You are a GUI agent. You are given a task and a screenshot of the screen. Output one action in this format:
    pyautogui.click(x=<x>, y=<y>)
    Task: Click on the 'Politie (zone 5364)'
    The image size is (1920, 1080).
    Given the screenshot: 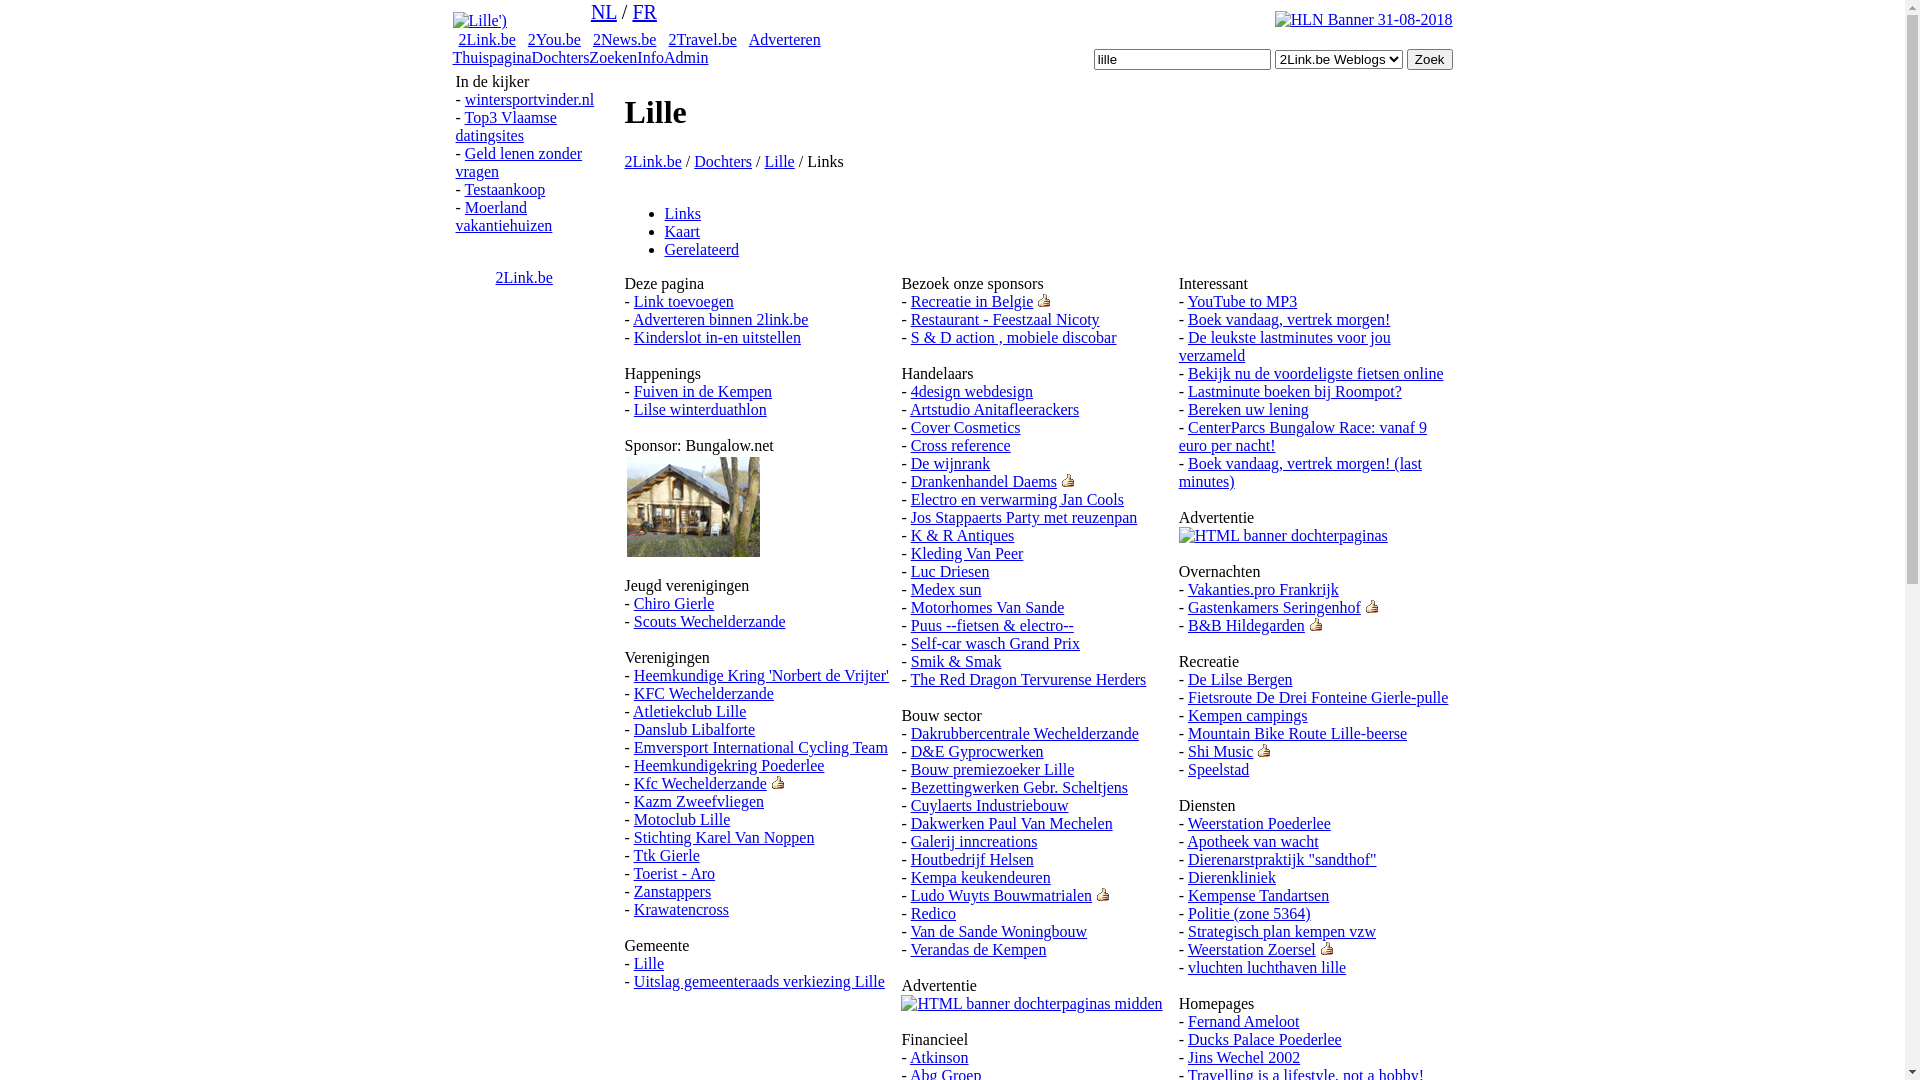 What is the action you would take?
    pyautogui.click(x=1248, y=913)
    